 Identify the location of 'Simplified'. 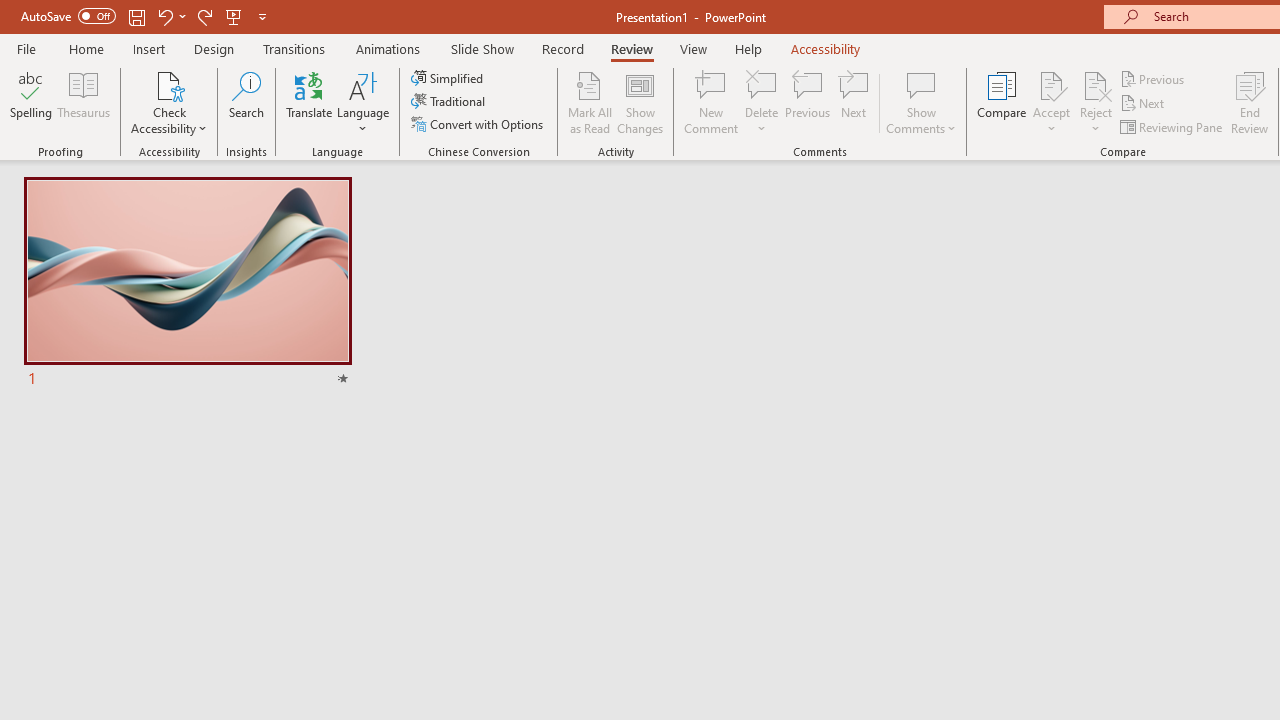
(448, 77).